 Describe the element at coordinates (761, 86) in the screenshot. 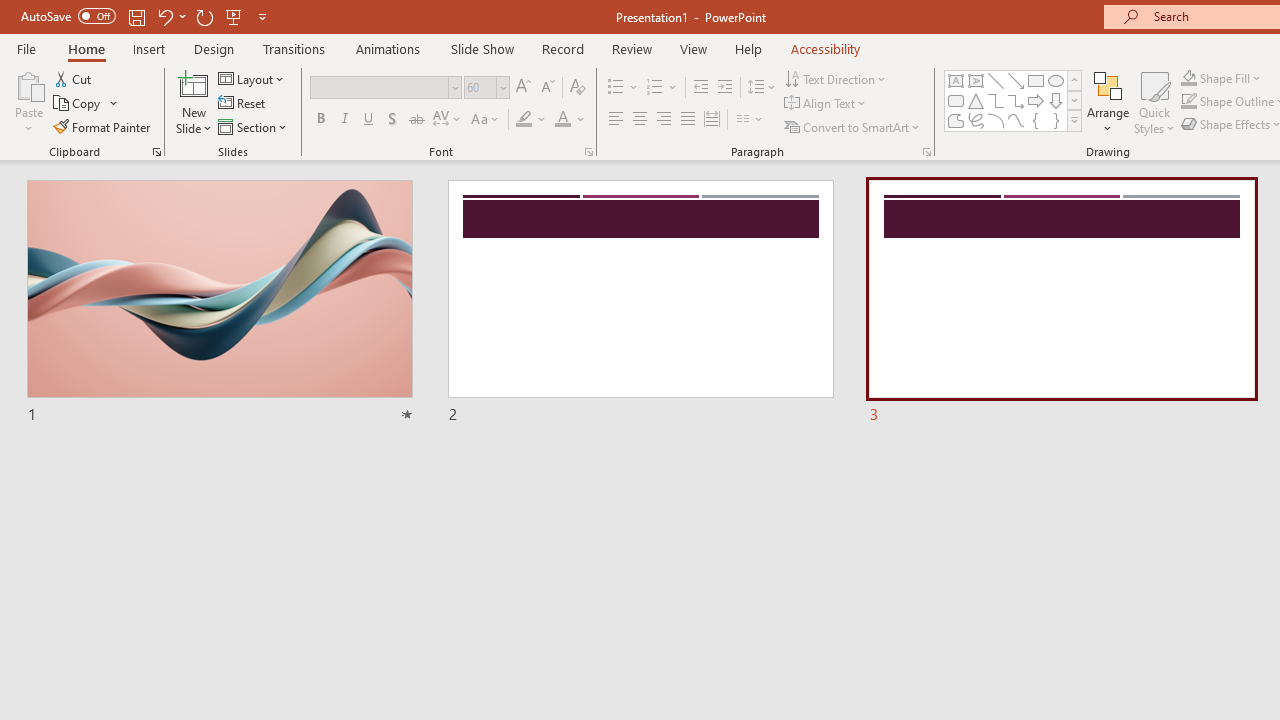

I see `'Line Spacing'` at that location.